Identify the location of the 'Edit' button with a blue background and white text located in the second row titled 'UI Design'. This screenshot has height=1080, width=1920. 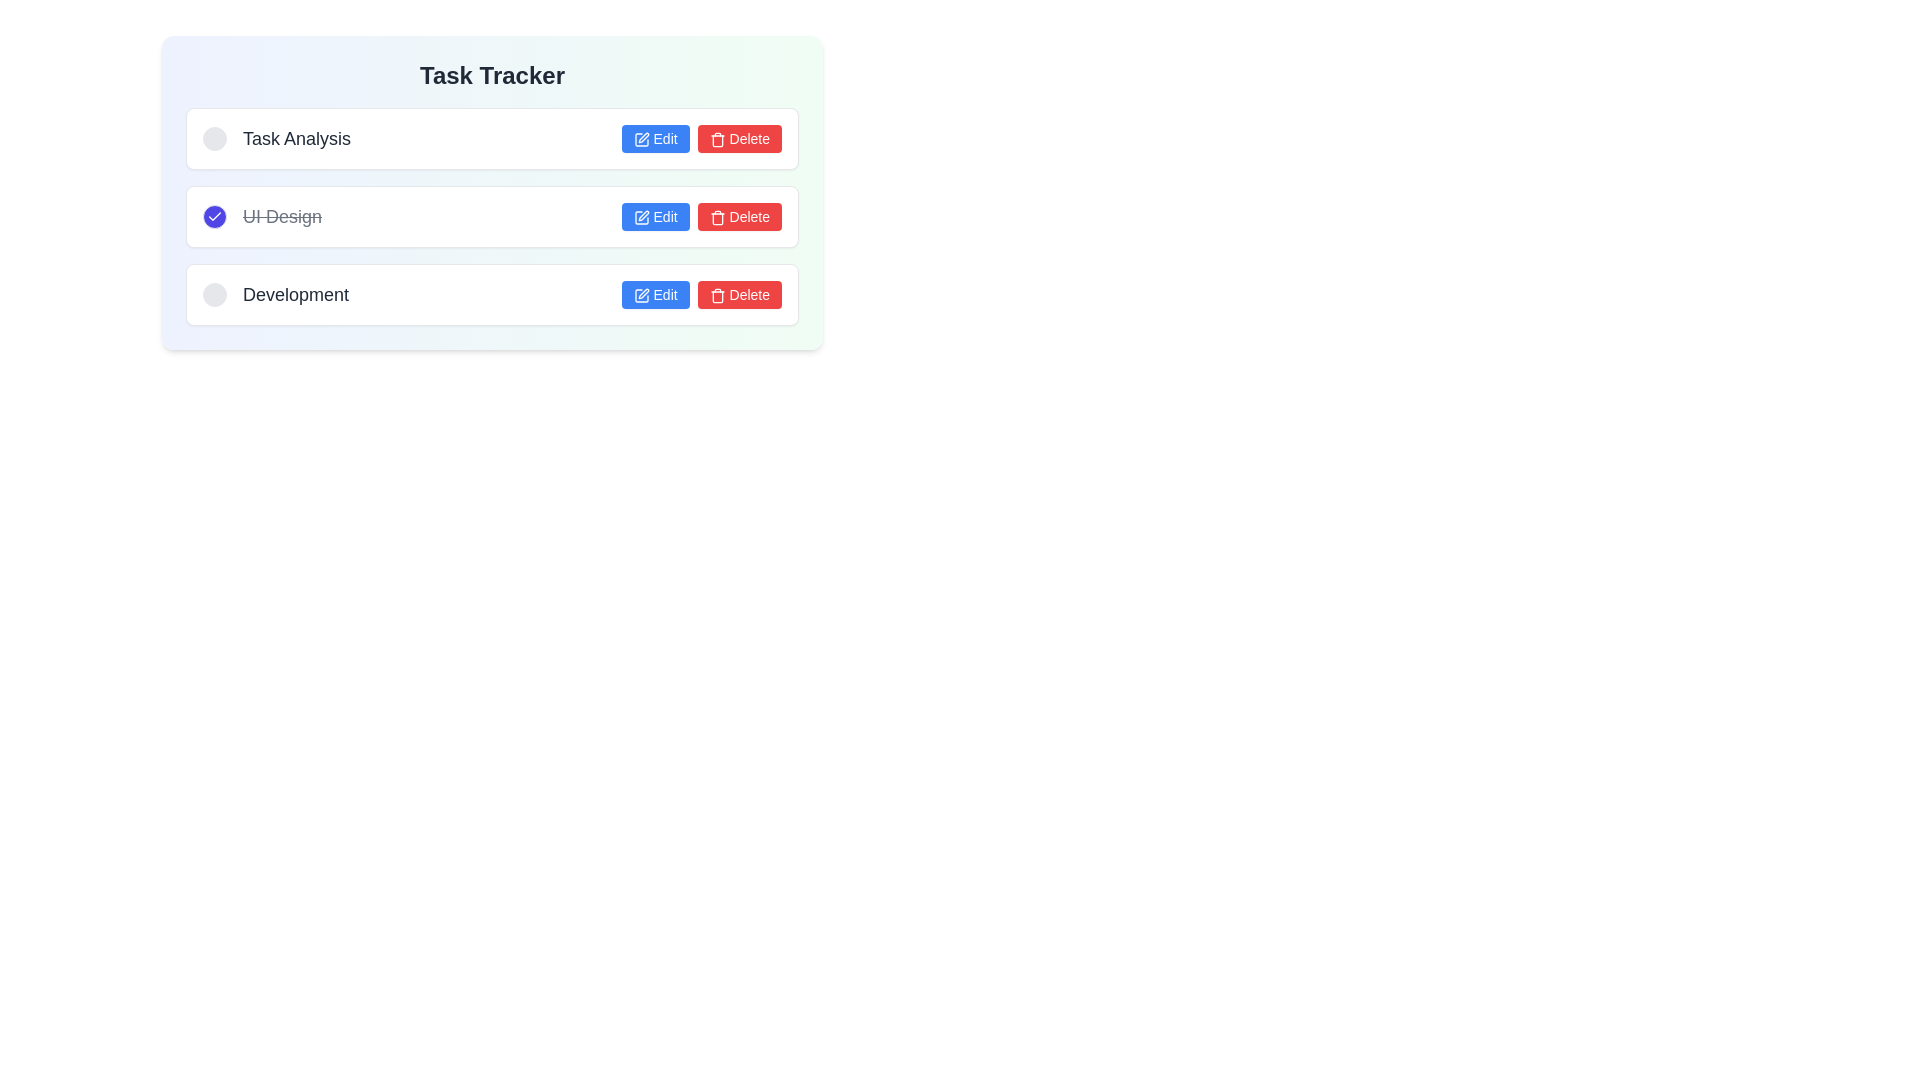
(655, 216).